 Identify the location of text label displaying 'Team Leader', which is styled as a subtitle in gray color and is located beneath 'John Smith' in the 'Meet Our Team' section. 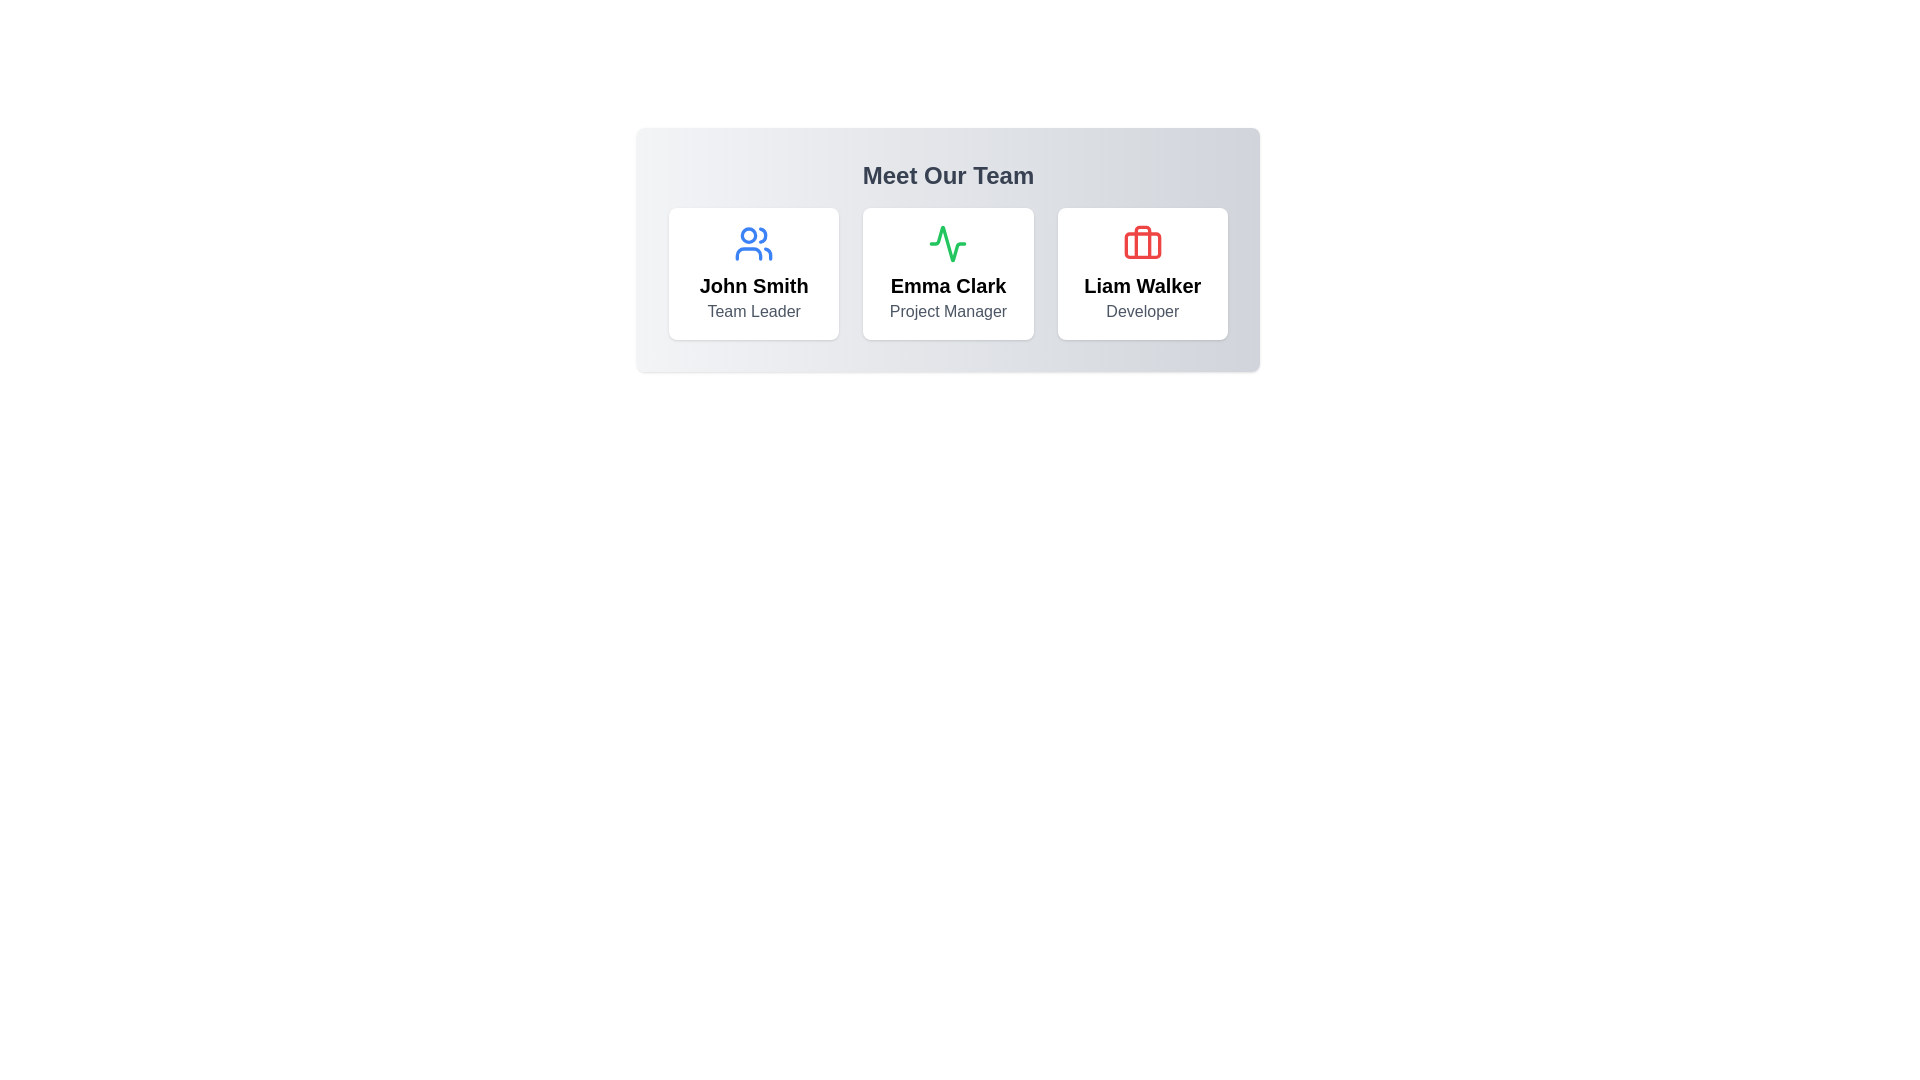
(753, 312).